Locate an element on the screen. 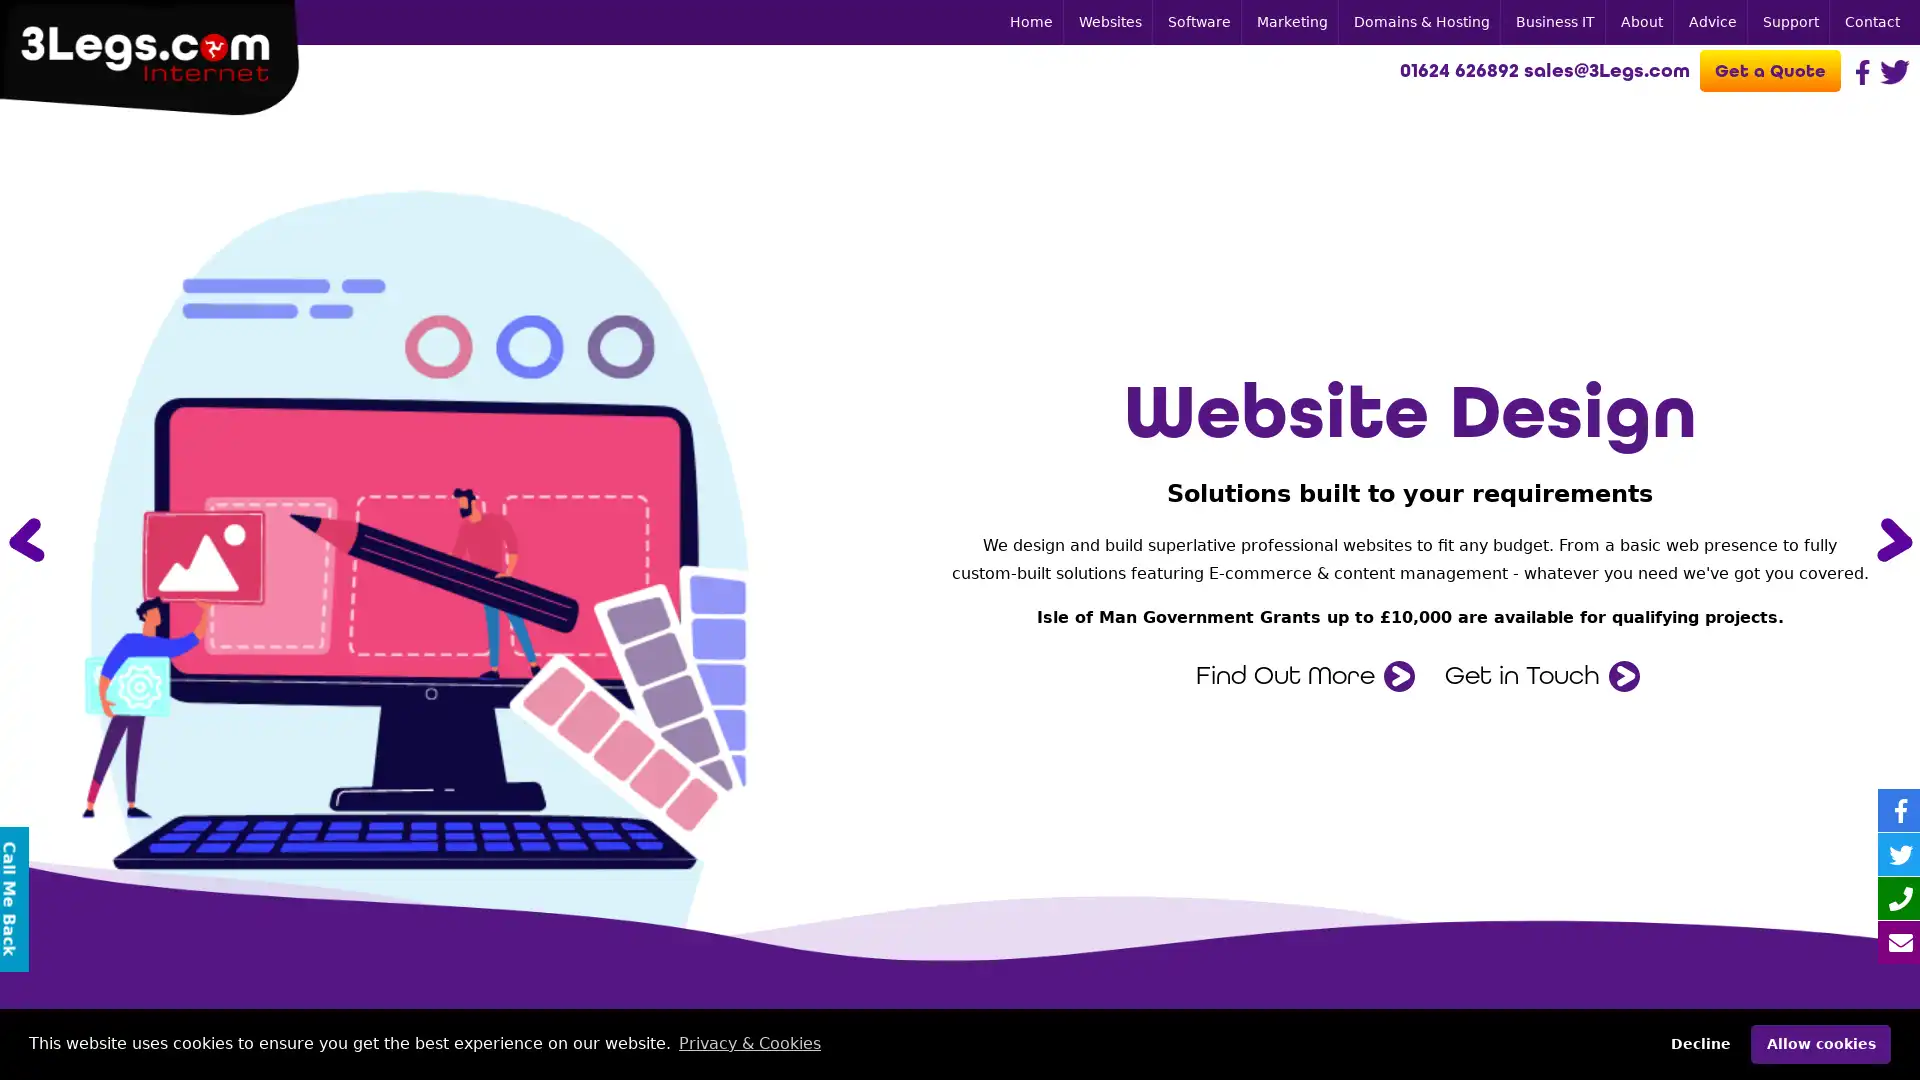 Image resolution: width=1920 pixels, height=1080 pixels. allow cookies is located at coordinates (1820, 1043).